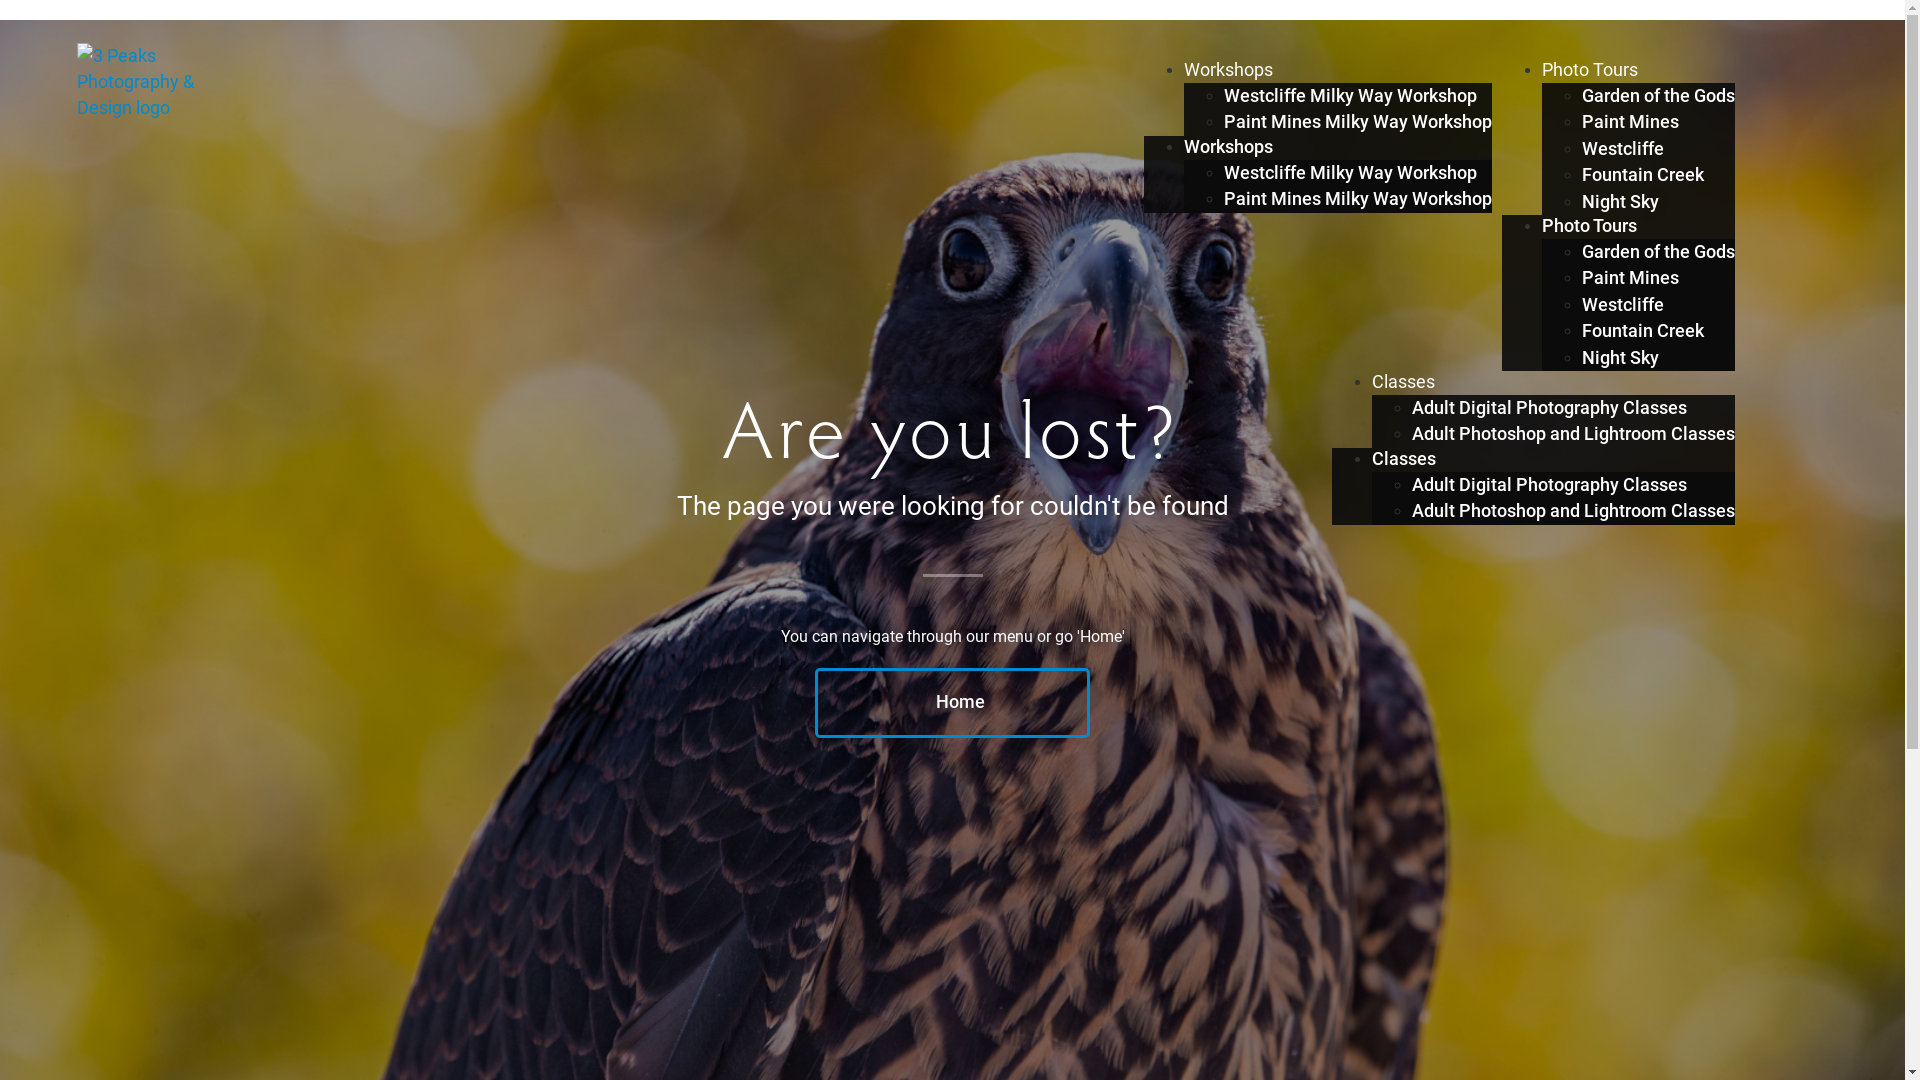  Describe the element at coordinates (1548, 407) in the screenshot. I see `'Adult Digital Photography Classes'` at that location.